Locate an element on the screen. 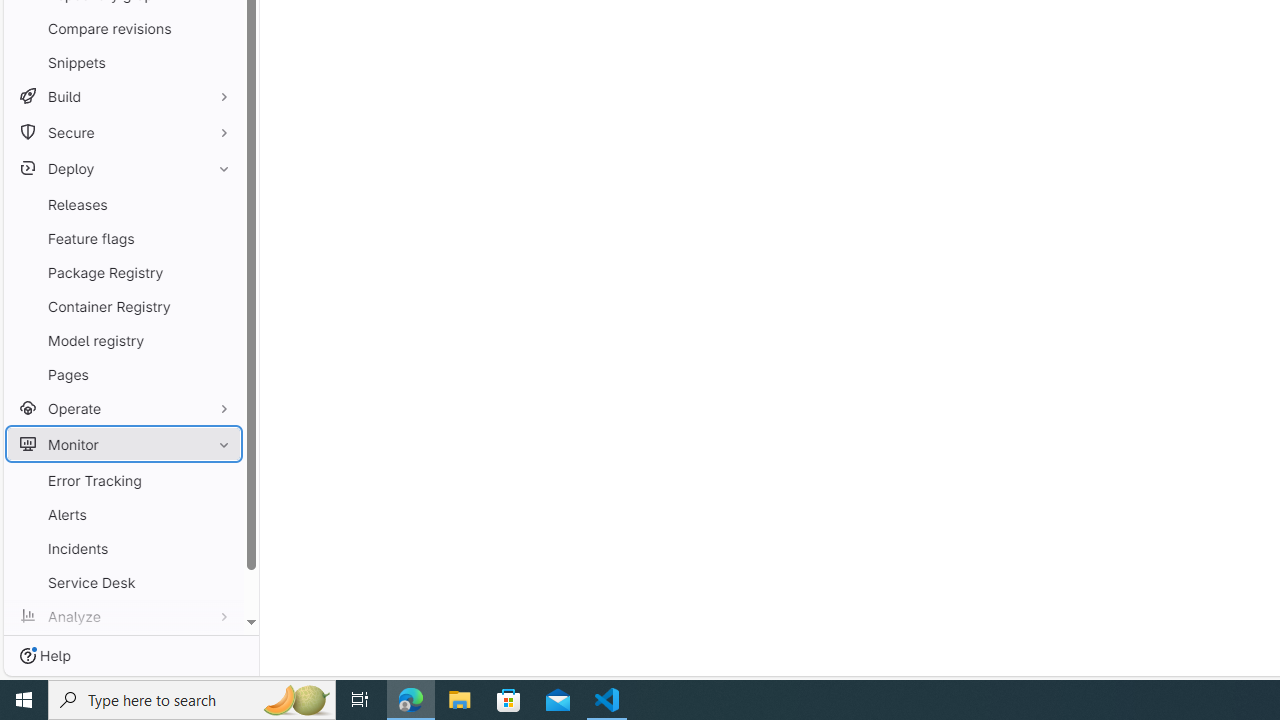 Image resolution: width=1280 pixels, height=720 pixels. 'Error Tracking' is located at coordinates (123, 480).